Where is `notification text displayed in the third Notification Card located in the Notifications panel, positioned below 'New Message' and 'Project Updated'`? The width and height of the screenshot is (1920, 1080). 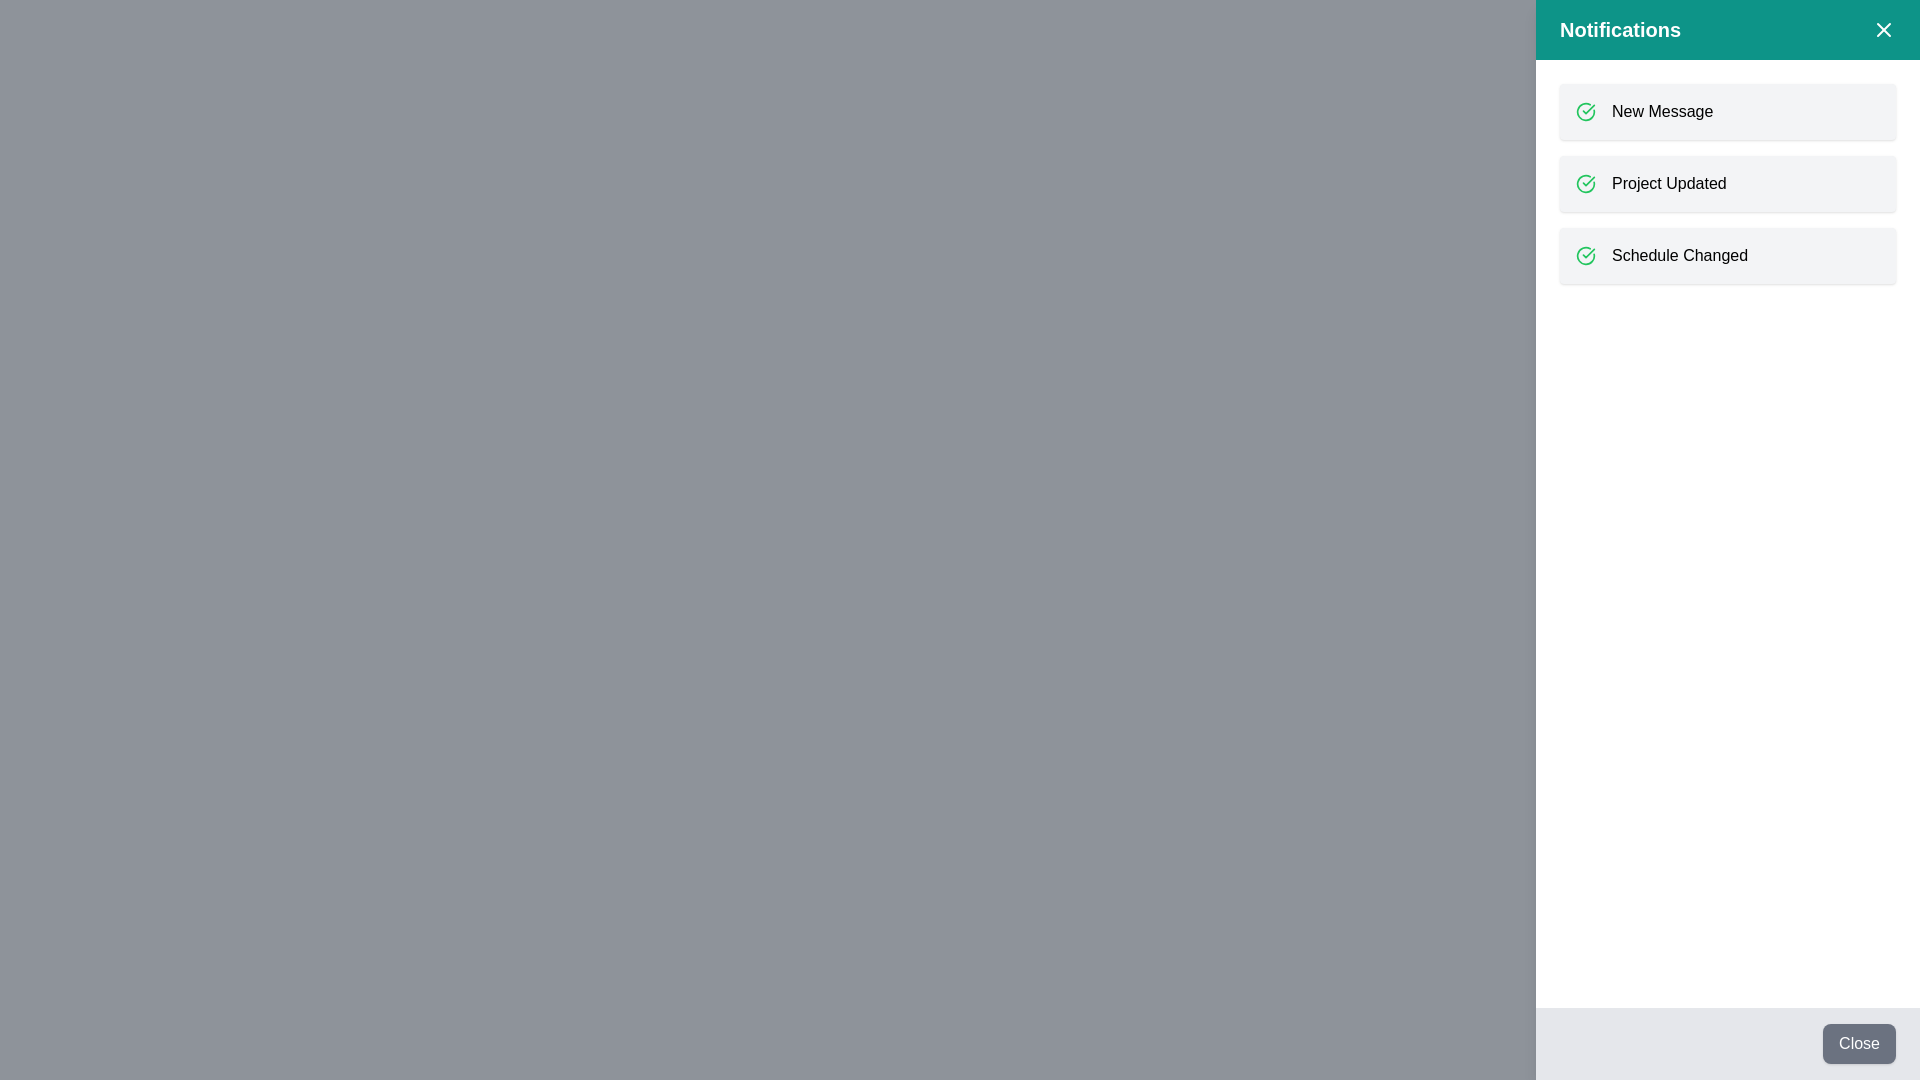 notification text displayed in the third Notification Card located in the Notifications panel, positioned below 'New Message' and 'Project Updated' is located at coordinates (1727, 254).